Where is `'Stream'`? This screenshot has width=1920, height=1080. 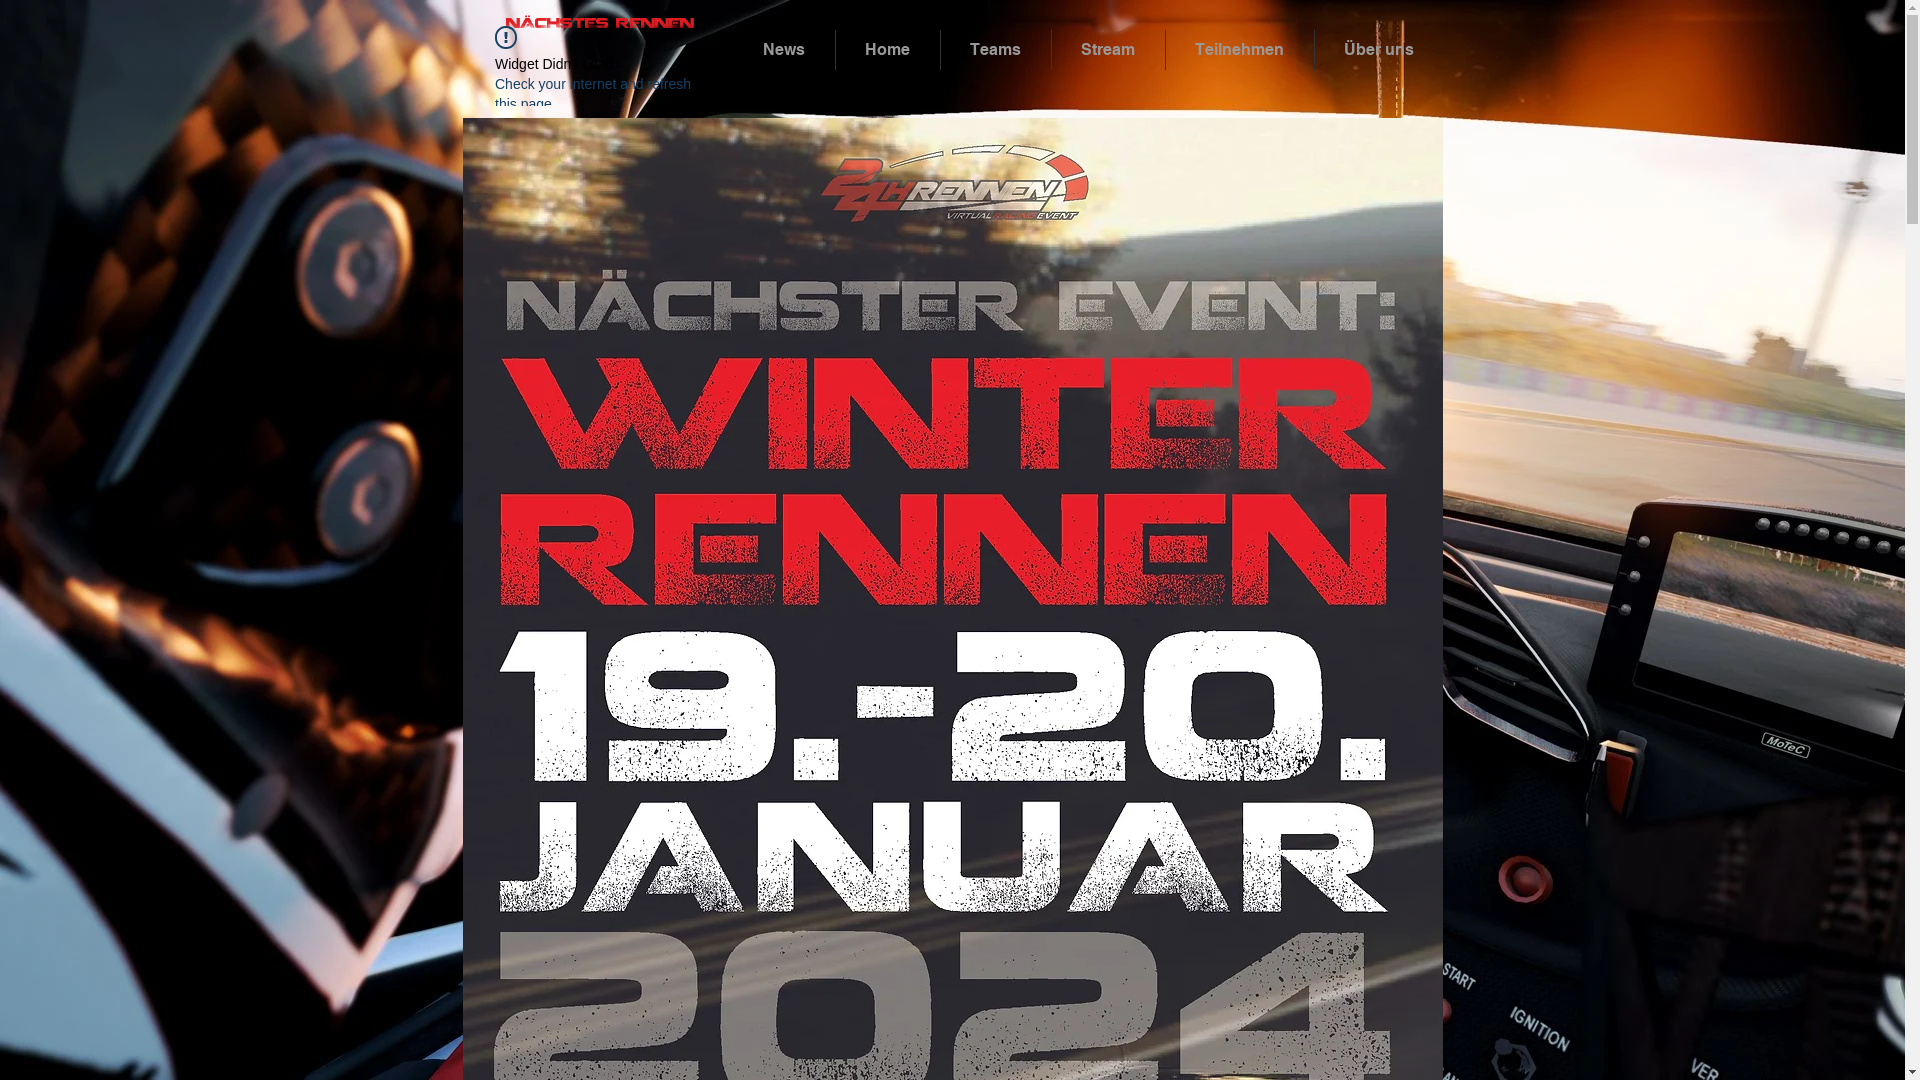
'Stream' is located at coordinates (1050, 49).